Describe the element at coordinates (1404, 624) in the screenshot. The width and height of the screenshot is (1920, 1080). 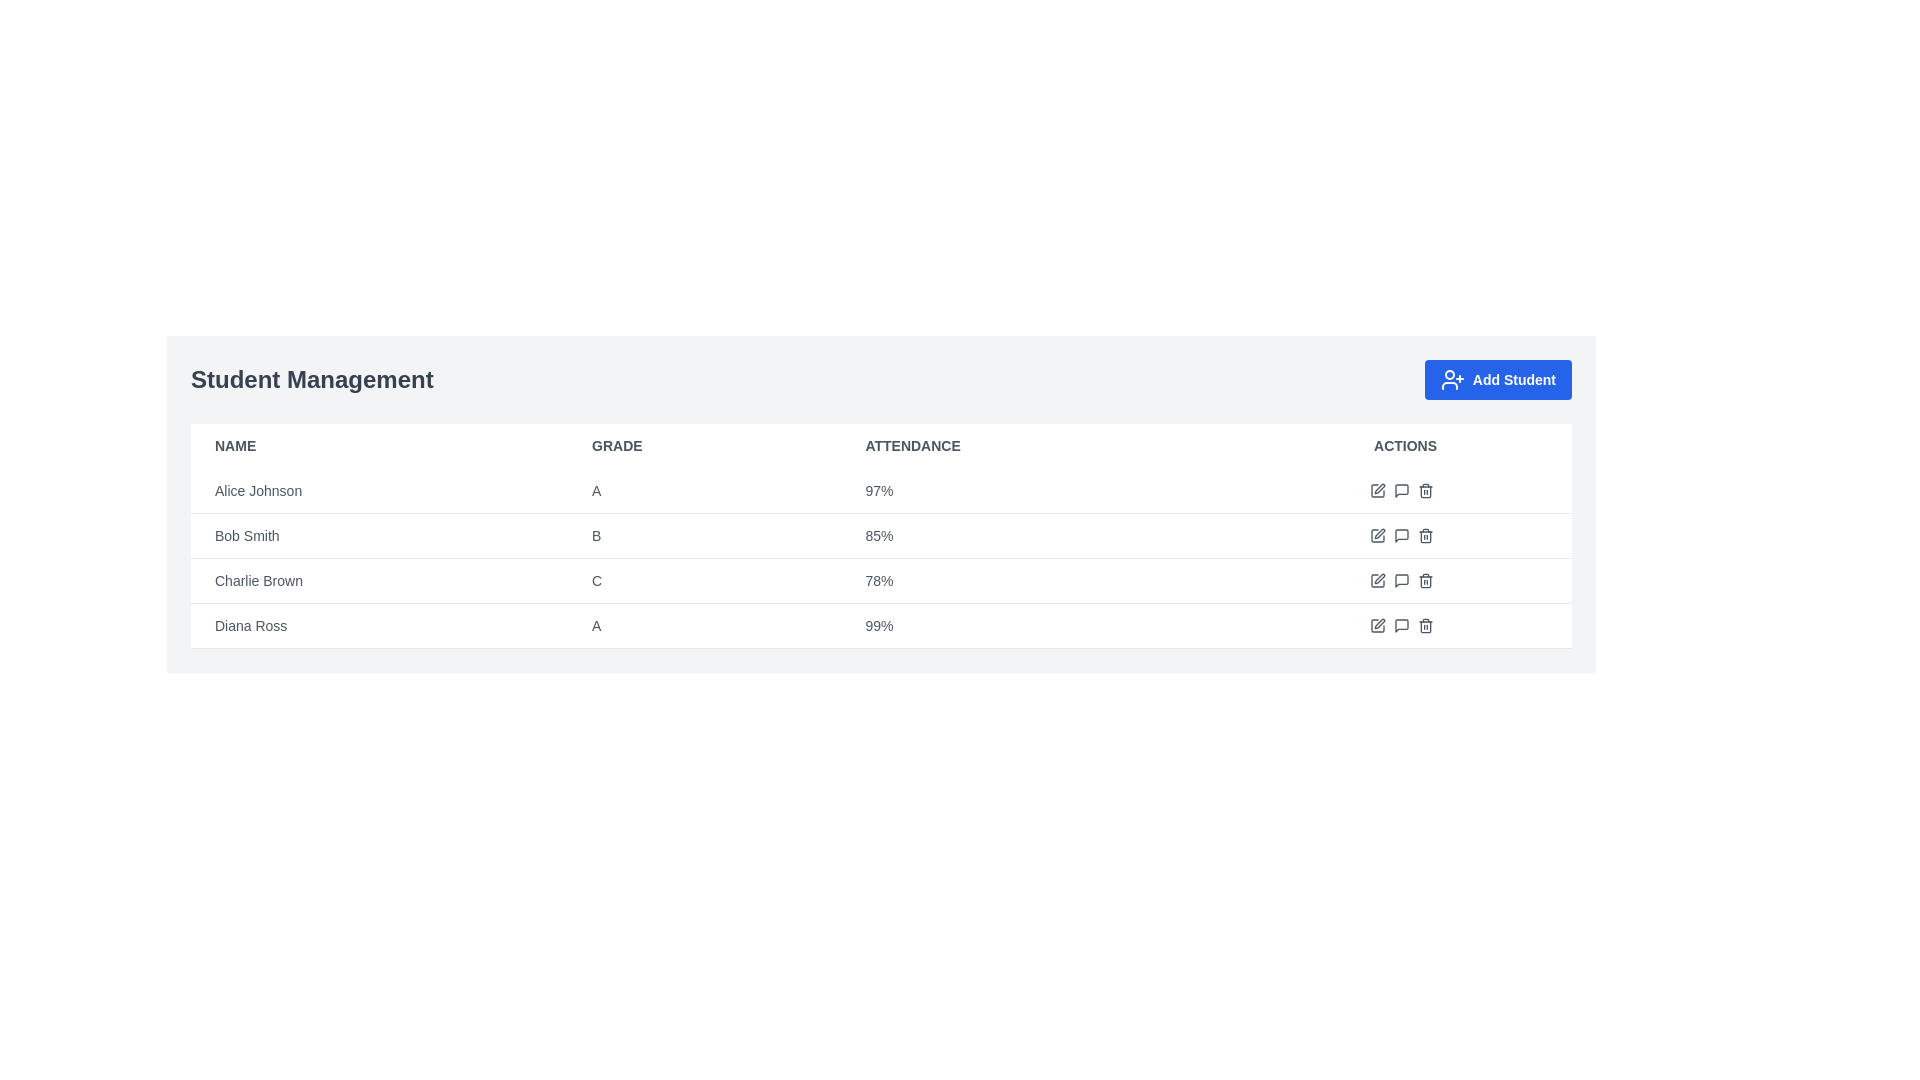
I see `the 'edit' icon in the Actions column of the table row corresponding to 'Diana Ross' to modify the row data` at that location.